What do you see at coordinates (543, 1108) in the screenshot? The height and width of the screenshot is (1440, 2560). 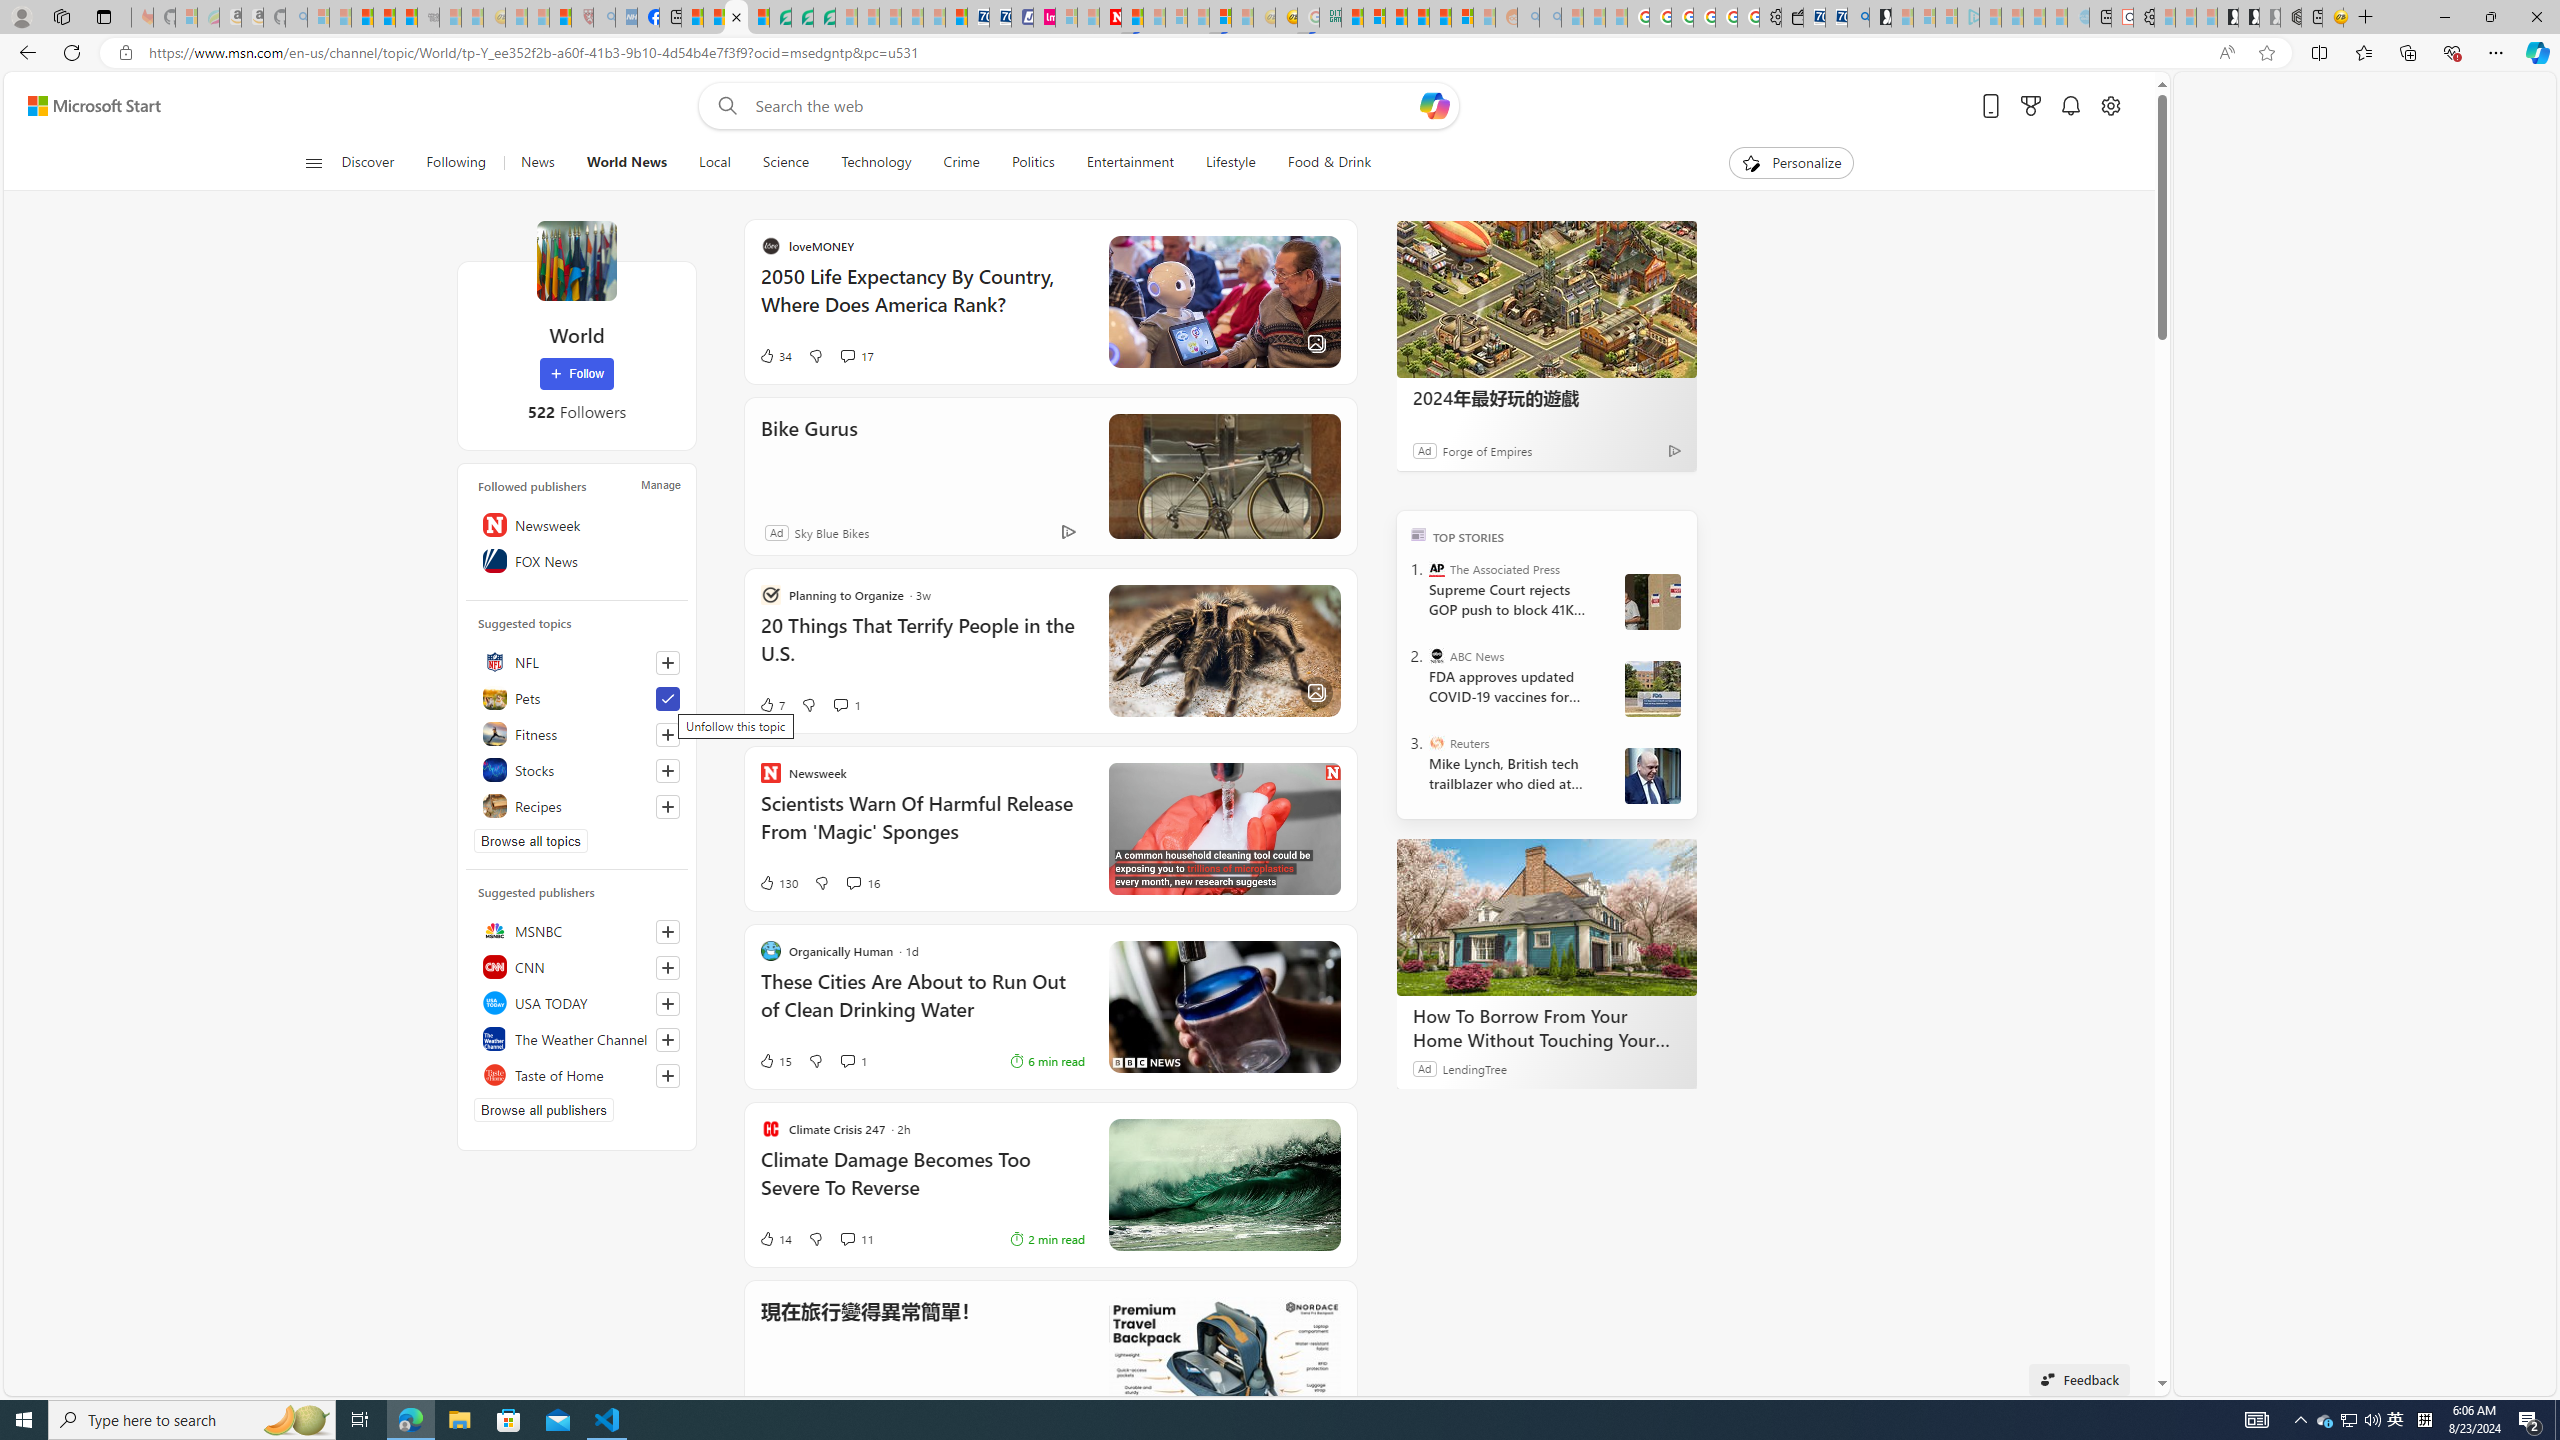 I see `'Browse all publishers'` at bounding box center [543, 1108].